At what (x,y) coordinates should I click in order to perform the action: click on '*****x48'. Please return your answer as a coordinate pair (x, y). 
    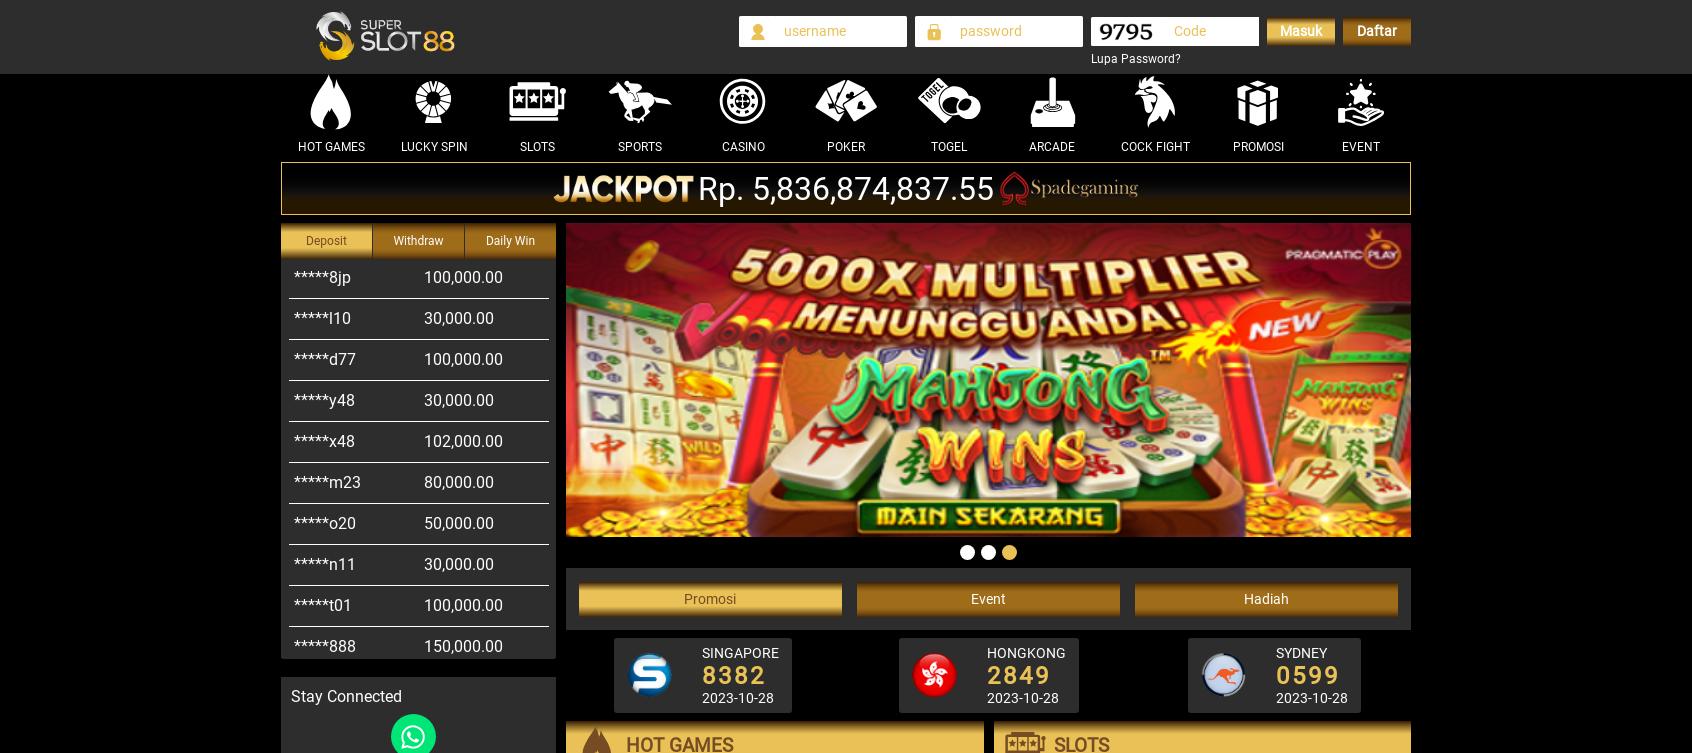
    Looking at the image, I should click on (293, 398).